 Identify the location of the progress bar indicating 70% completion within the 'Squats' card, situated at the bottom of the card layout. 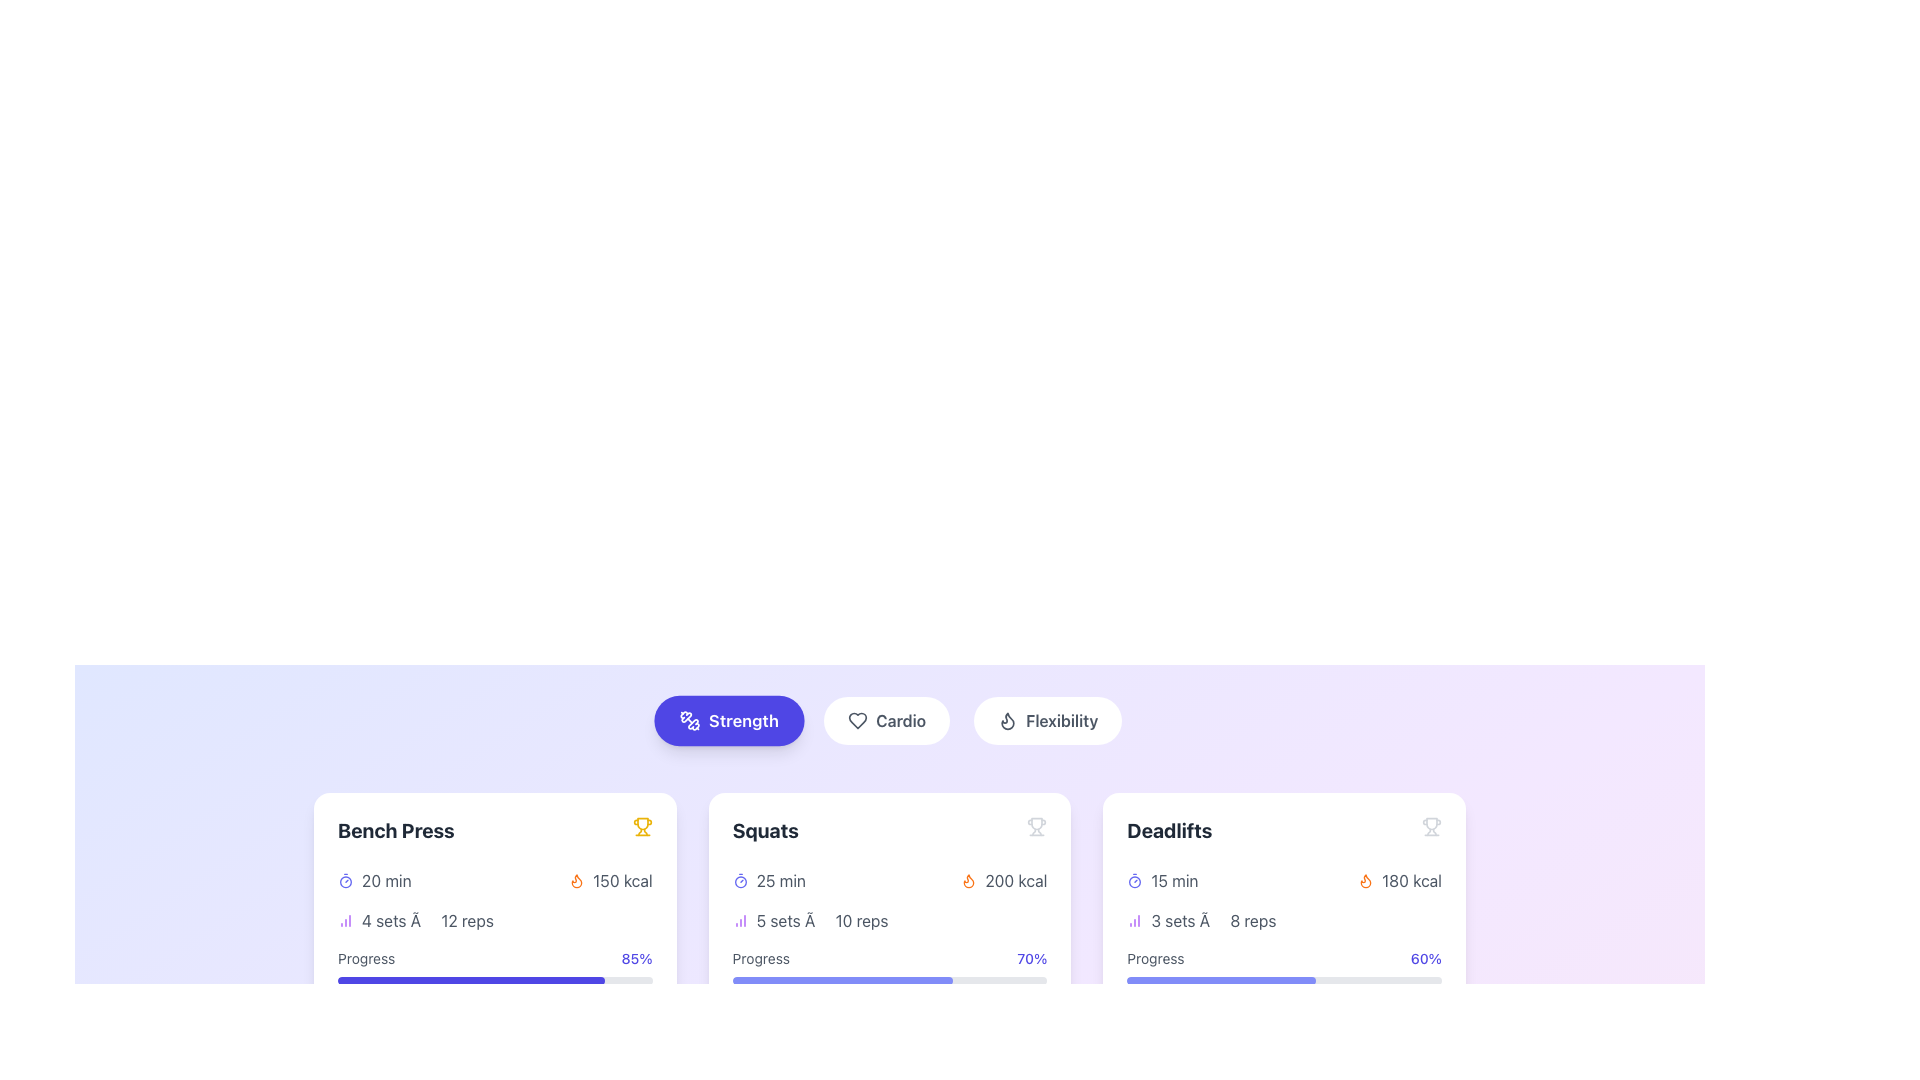
(888, 966).